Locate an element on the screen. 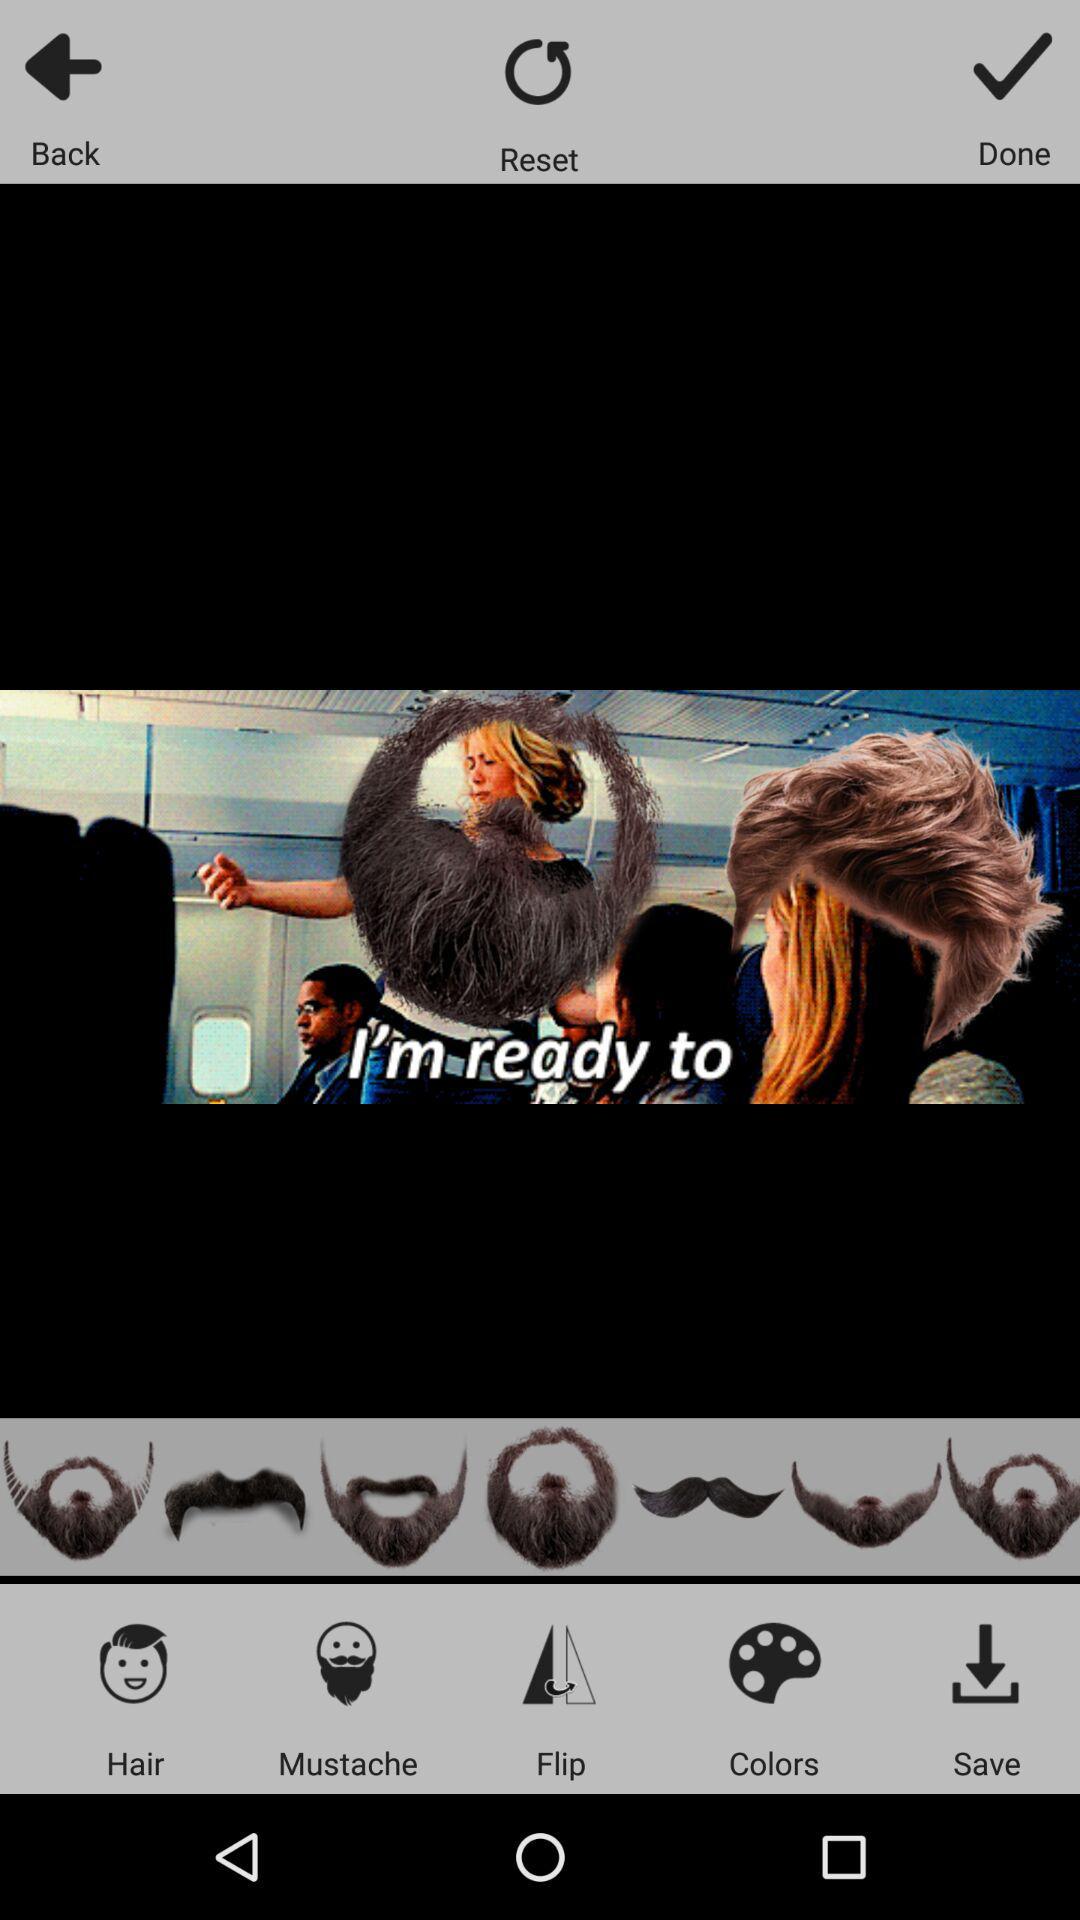  app above the mustache icon is located at coordinates (346, 1662).